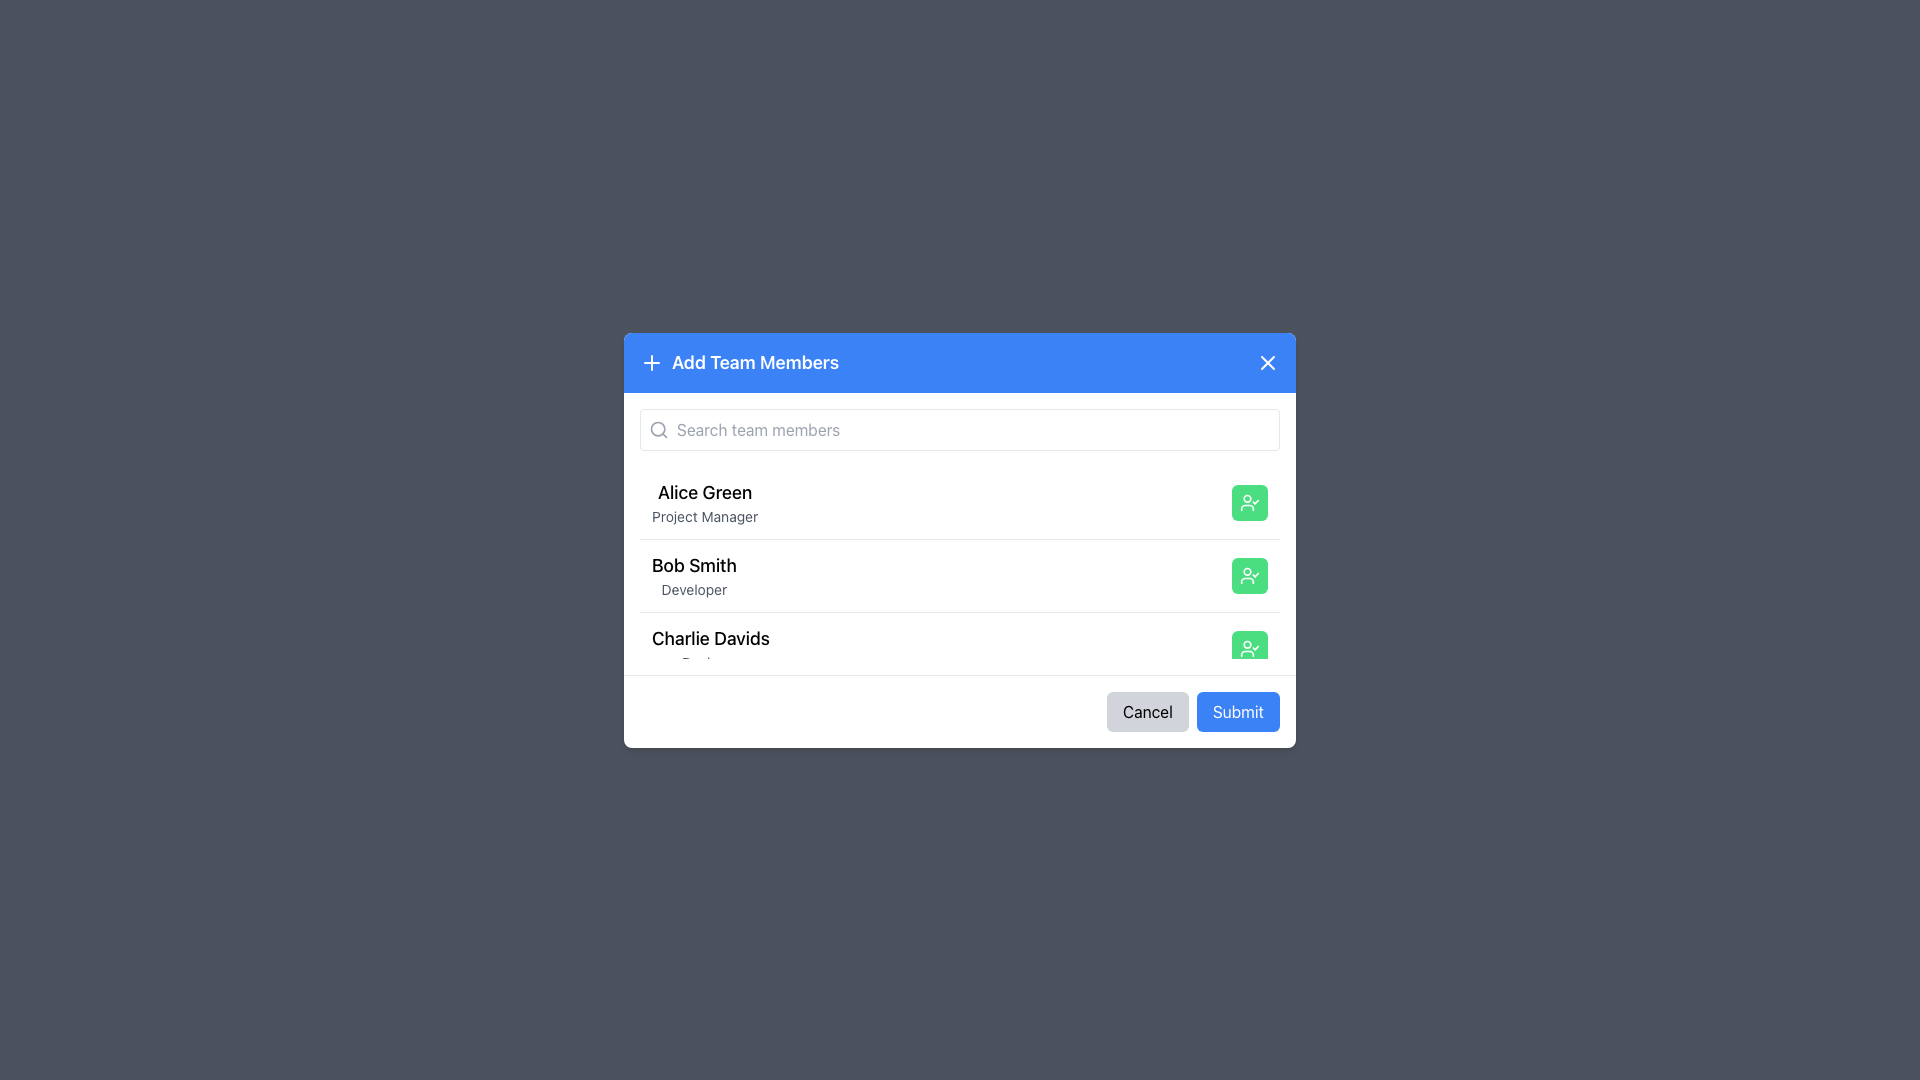 This screenshot has width=1920, height=1080. Describe the element at coordinates (658, 427) in the screenshot. I see `the small circular part of the magnifying glass icon in the search field labeled 'Search team members', located below the 'Add Team Members' header` at that location.